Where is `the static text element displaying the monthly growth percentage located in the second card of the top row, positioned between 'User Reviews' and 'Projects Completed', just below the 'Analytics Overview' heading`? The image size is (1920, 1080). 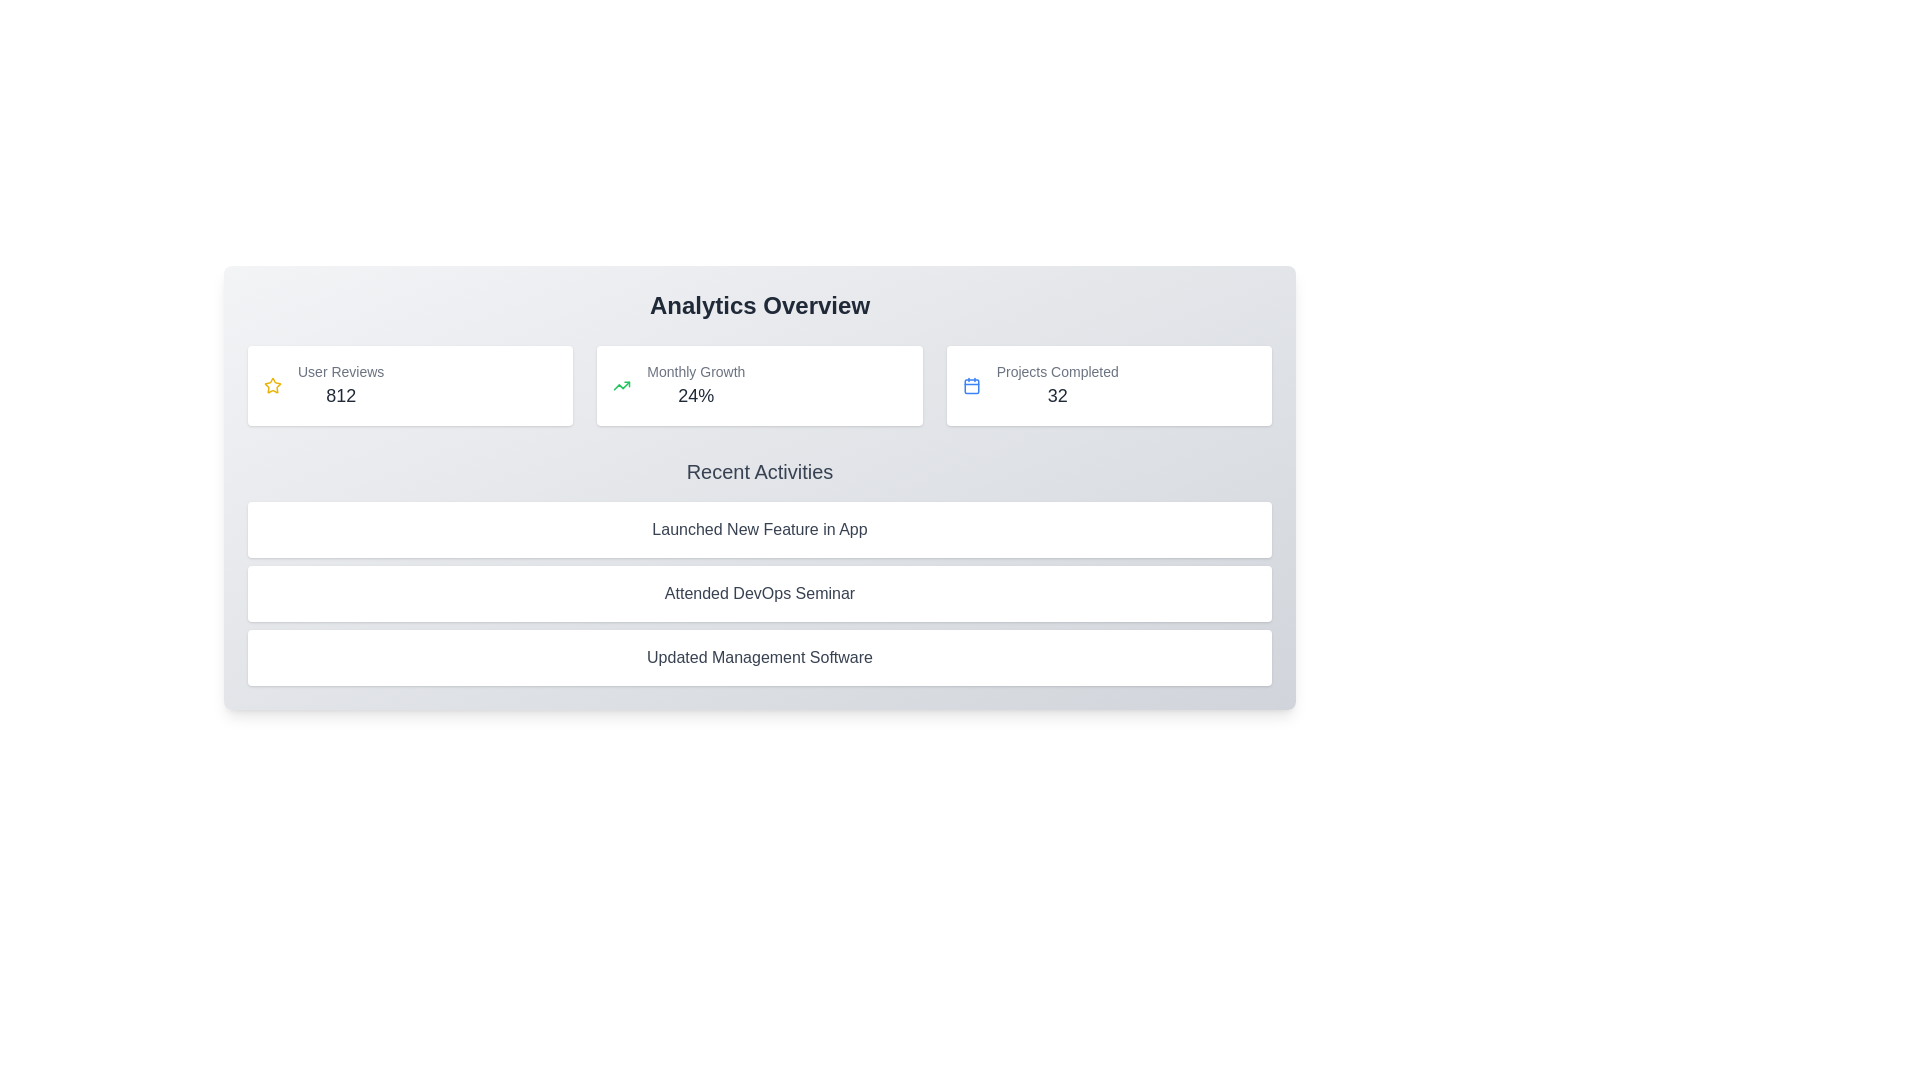
the static text element displaying the monthly growth percentage located in the second card of the top row, positioned between 'User Reviews' and 'Projects Completed', just below the 'Analytics Overview' heading is located at coordinates (696, 385).